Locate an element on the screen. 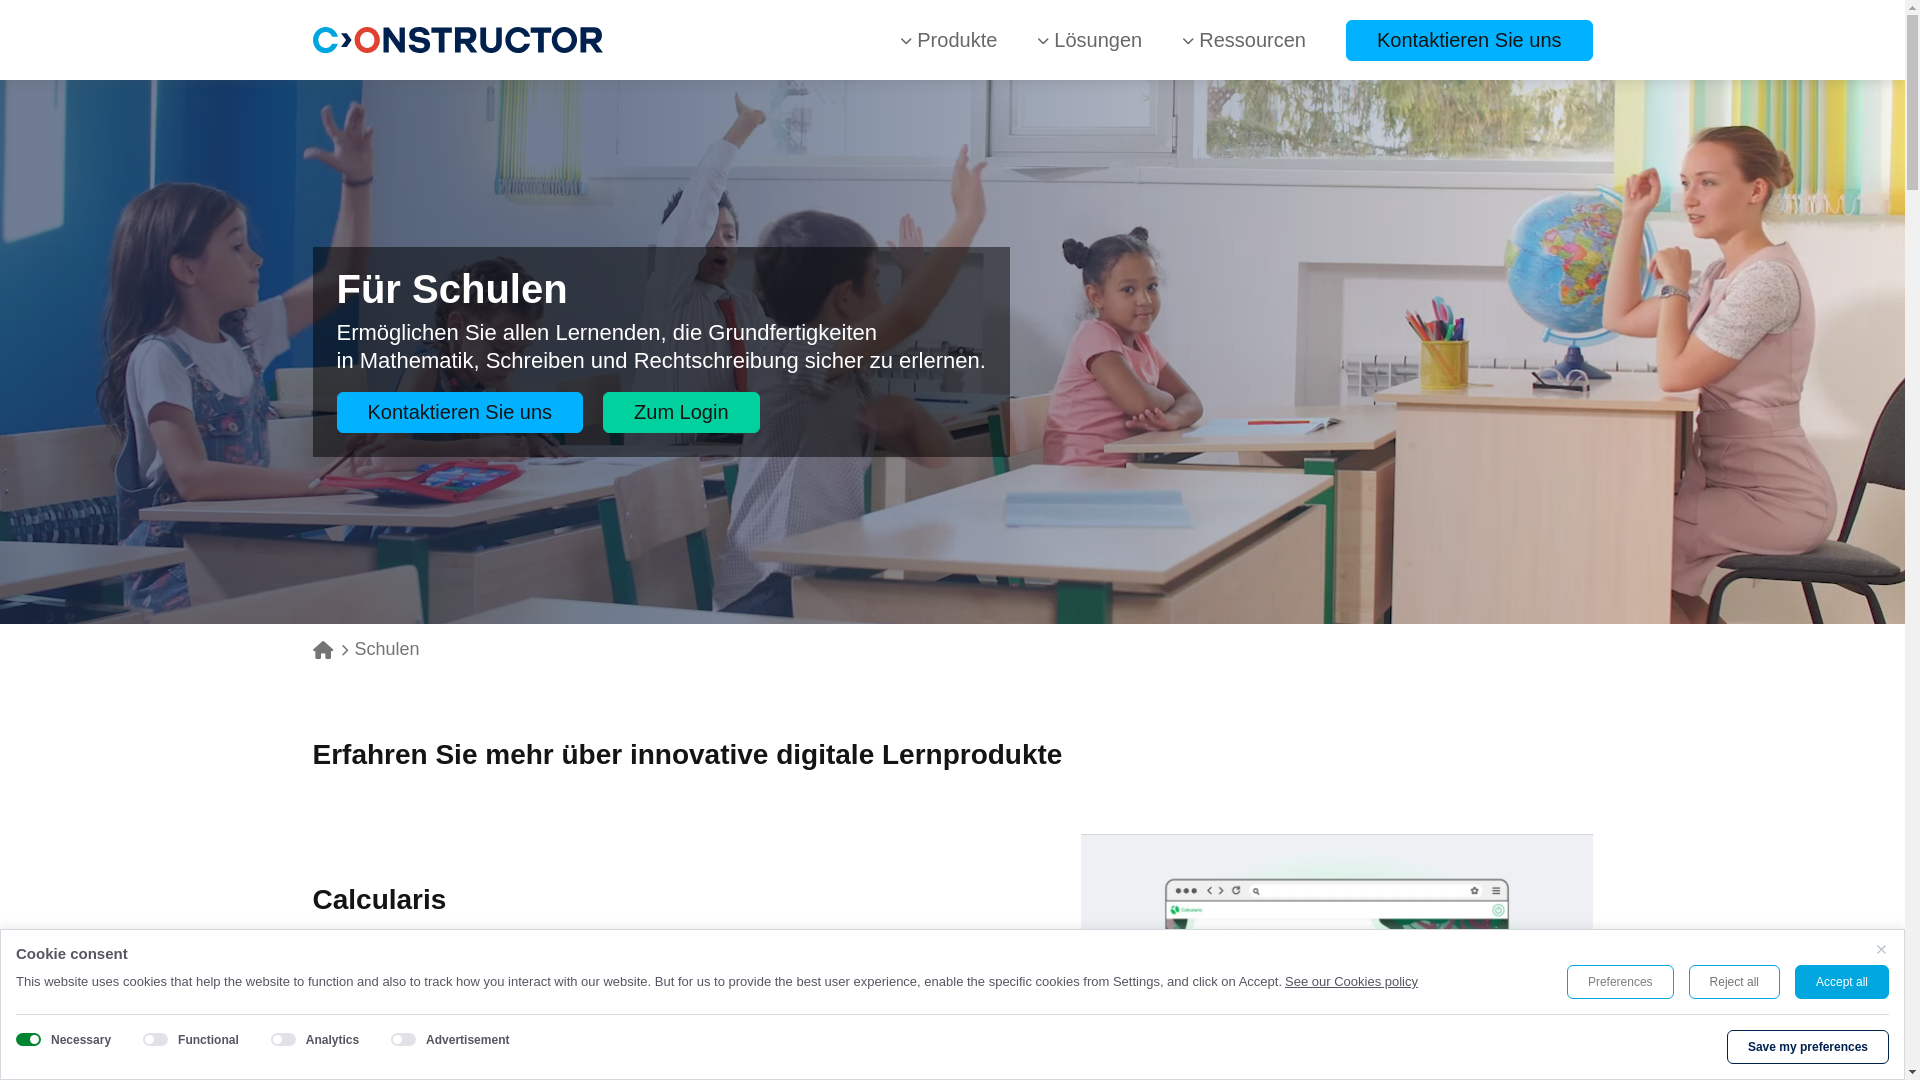 Image resolution: width=1920 pixels, height=1080 pixels. 'Zum Login' is located at coordinates (681, 411).